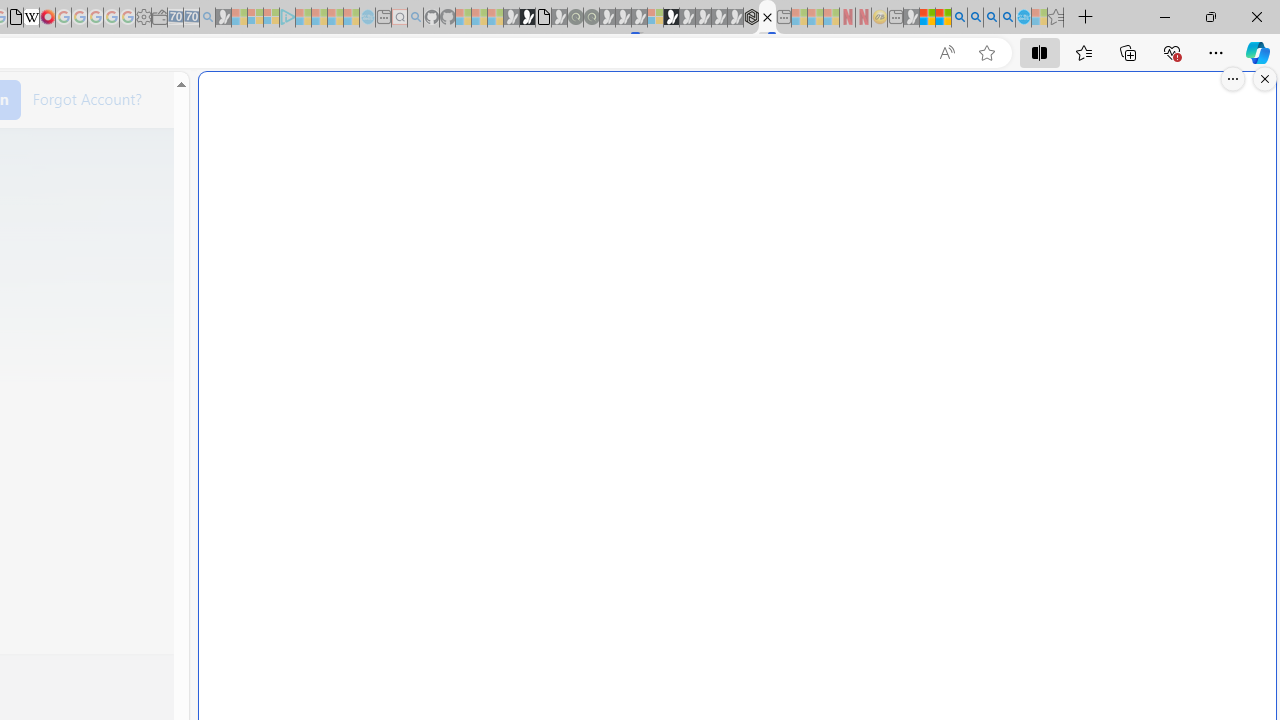 Image resolution: width=1280 pixels, height=720 pixels. I want to click on 'Microsoft account | Privacy - Sleeping', so click(270, 17).